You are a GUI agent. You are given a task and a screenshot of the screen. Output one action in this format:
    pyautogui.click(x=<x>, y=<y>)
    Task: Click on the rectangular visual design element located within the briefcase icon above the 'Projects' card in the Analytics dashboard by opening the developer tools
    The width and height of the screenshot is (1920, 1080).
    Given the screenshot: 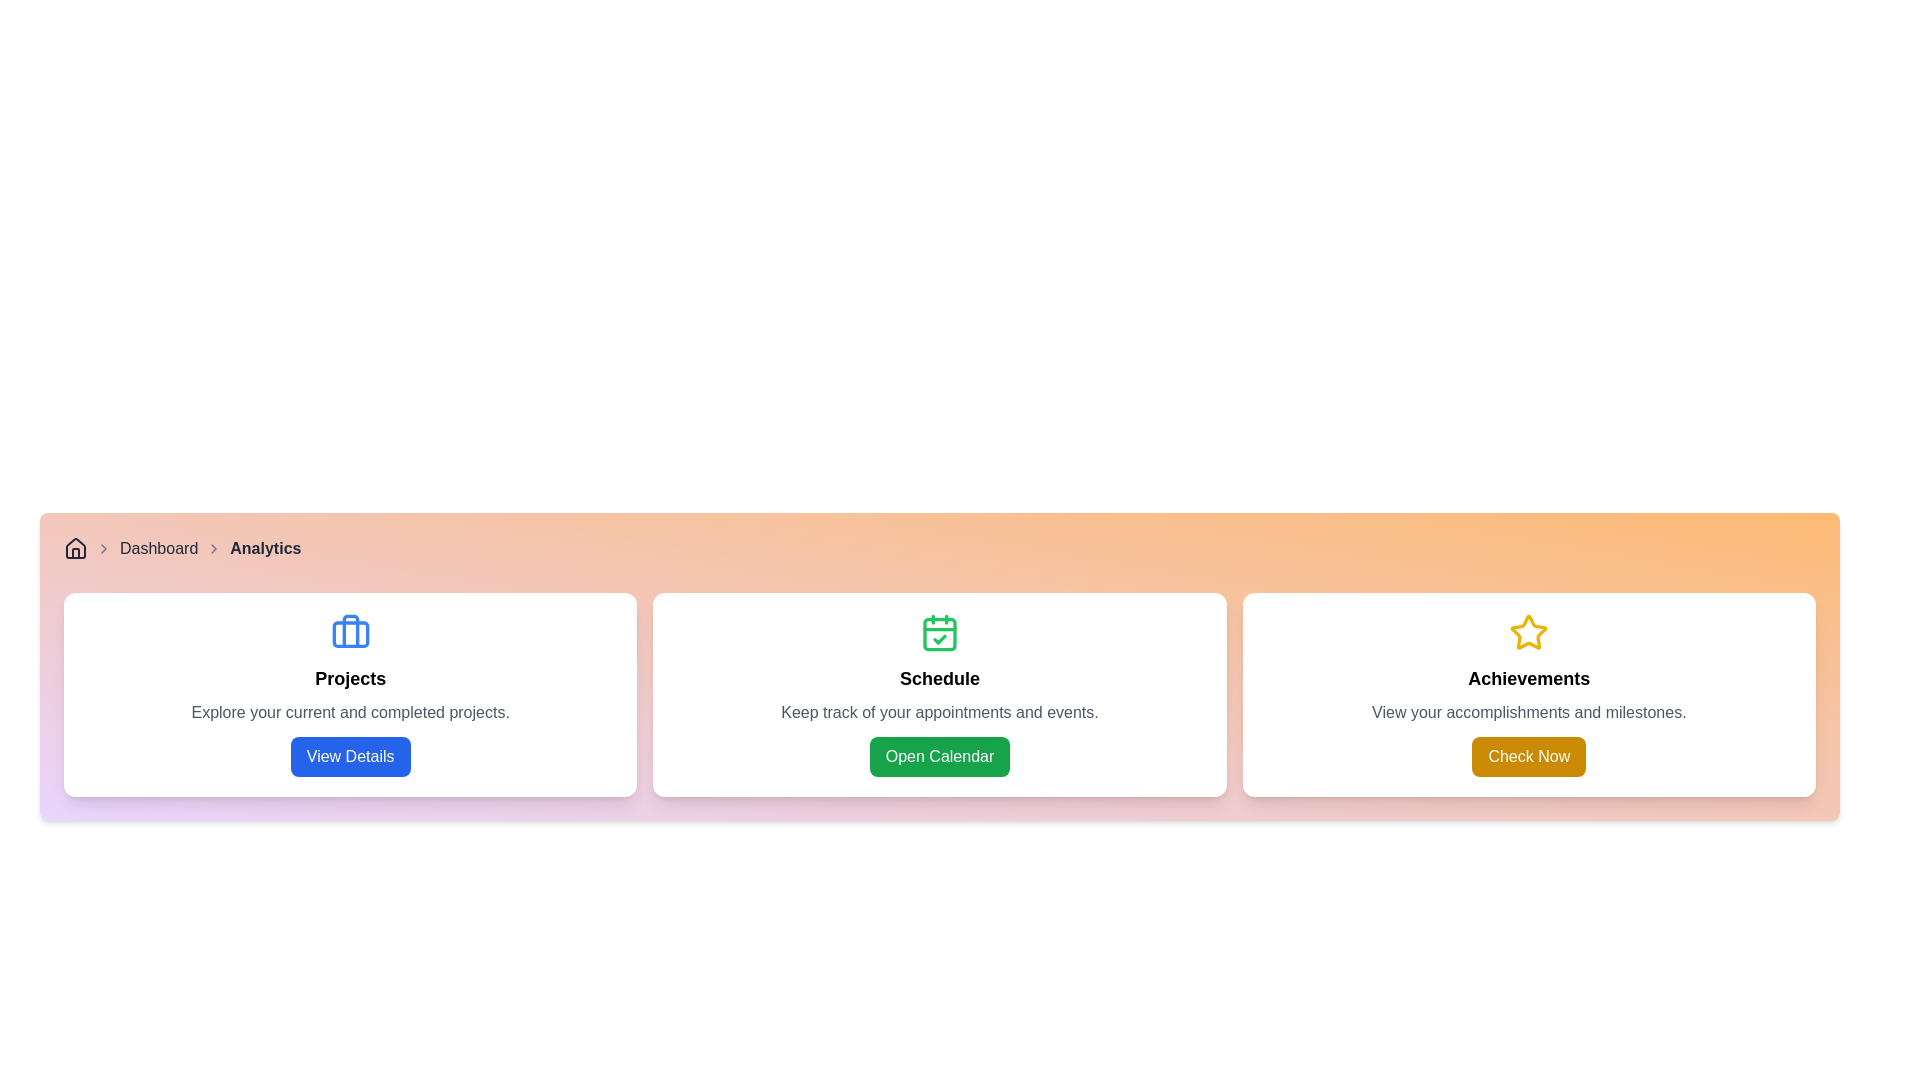 What is the action you would take?
    pyautogui.click(x=350, y=634)
    